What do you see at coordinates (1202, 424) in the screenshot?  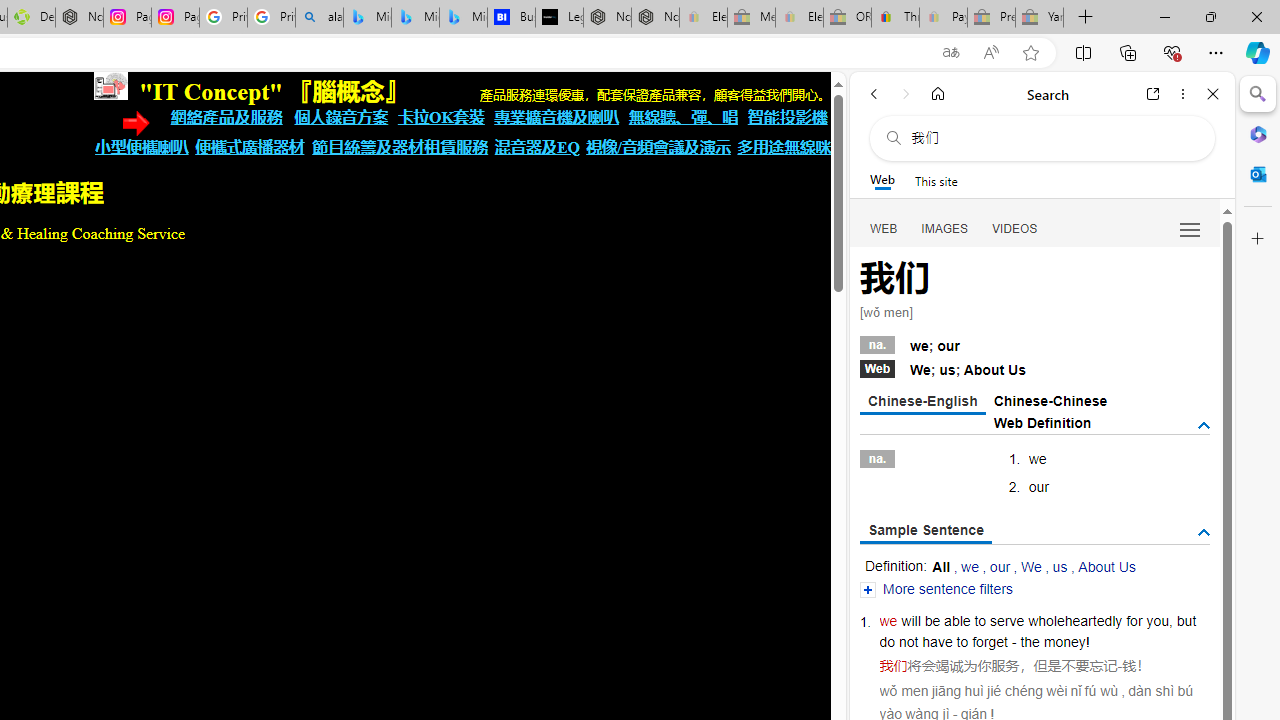 I see `'AutomationID: tgdef'` at bounding box center [1202, 424].